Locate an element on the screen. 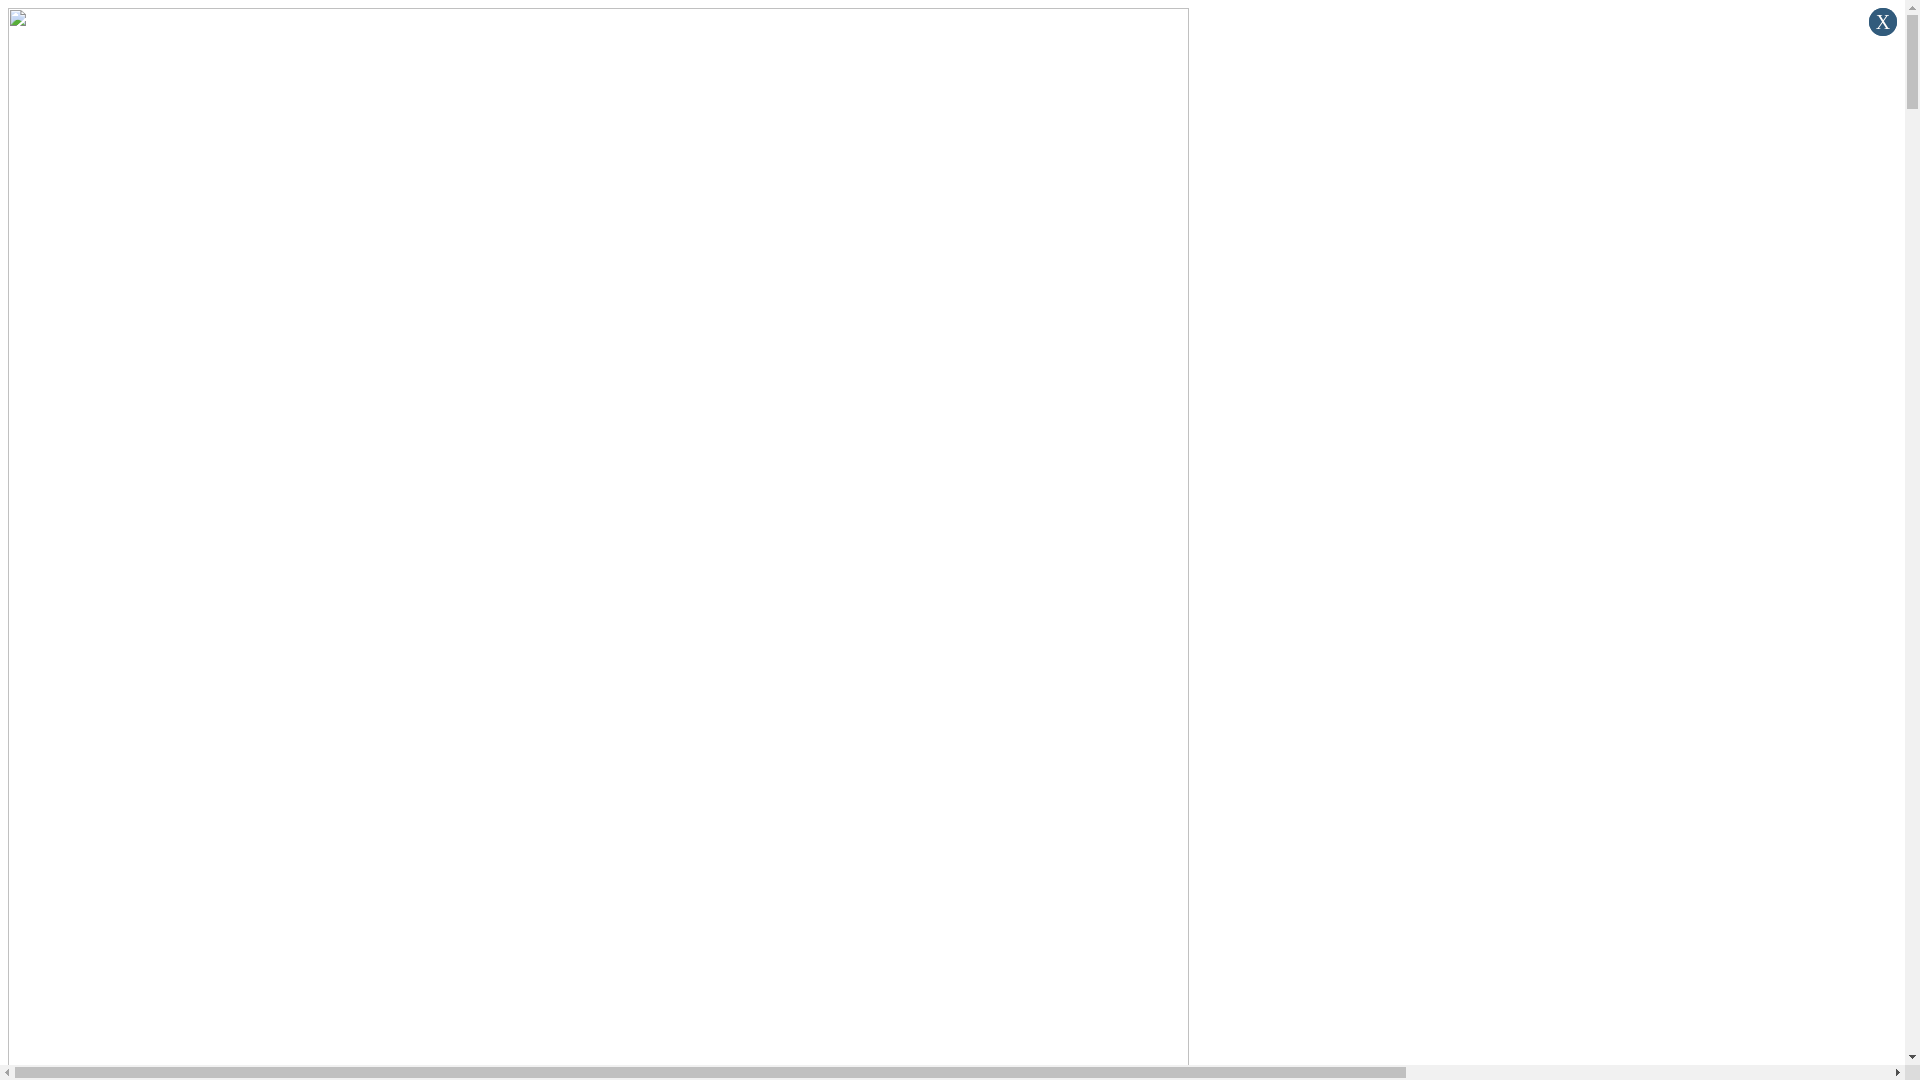 This screenshot has width=1920, height=1080. 'x' is located at coordinates (1867, 22).